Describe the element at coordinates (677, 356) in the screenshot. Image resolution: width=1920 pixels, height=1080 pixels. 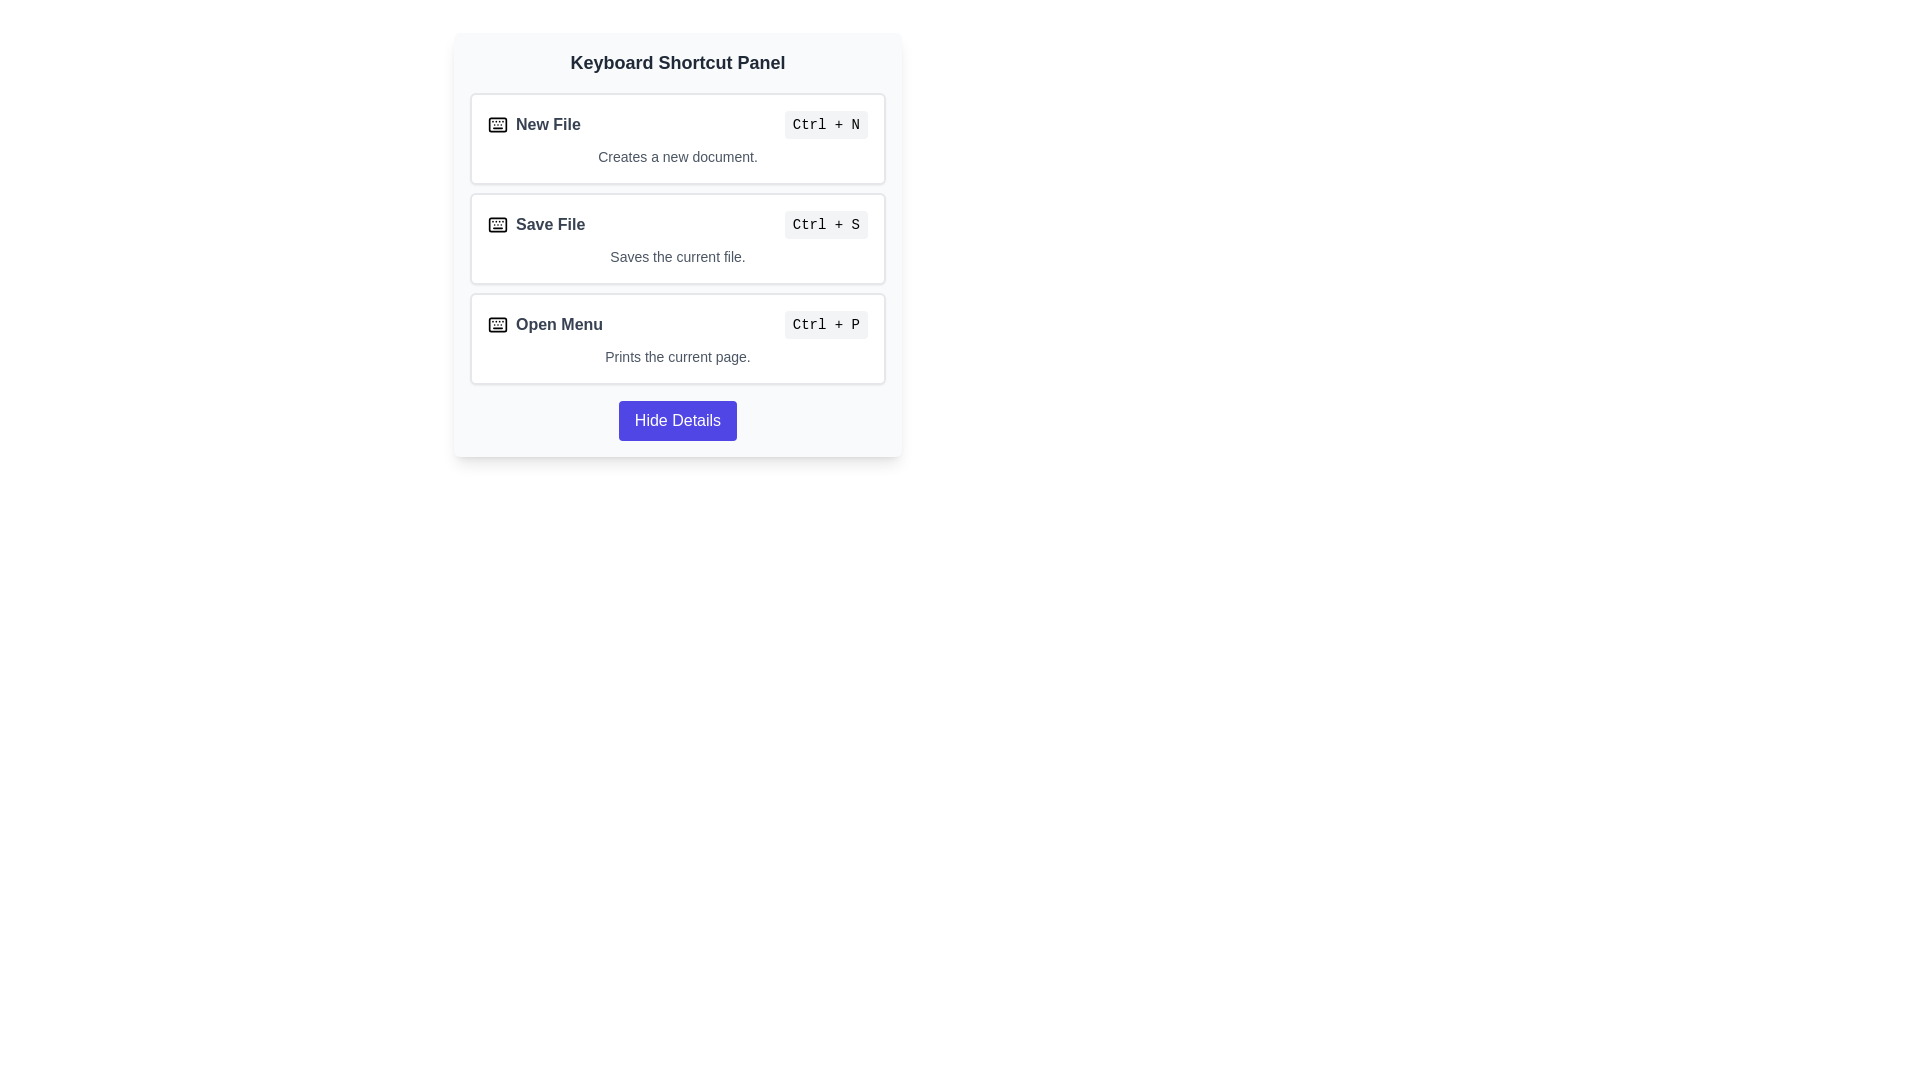
I see `descriptive caption text label that says 'Prints the current page.' located below the 'Open Menu Ctrl + P' box` at that location.